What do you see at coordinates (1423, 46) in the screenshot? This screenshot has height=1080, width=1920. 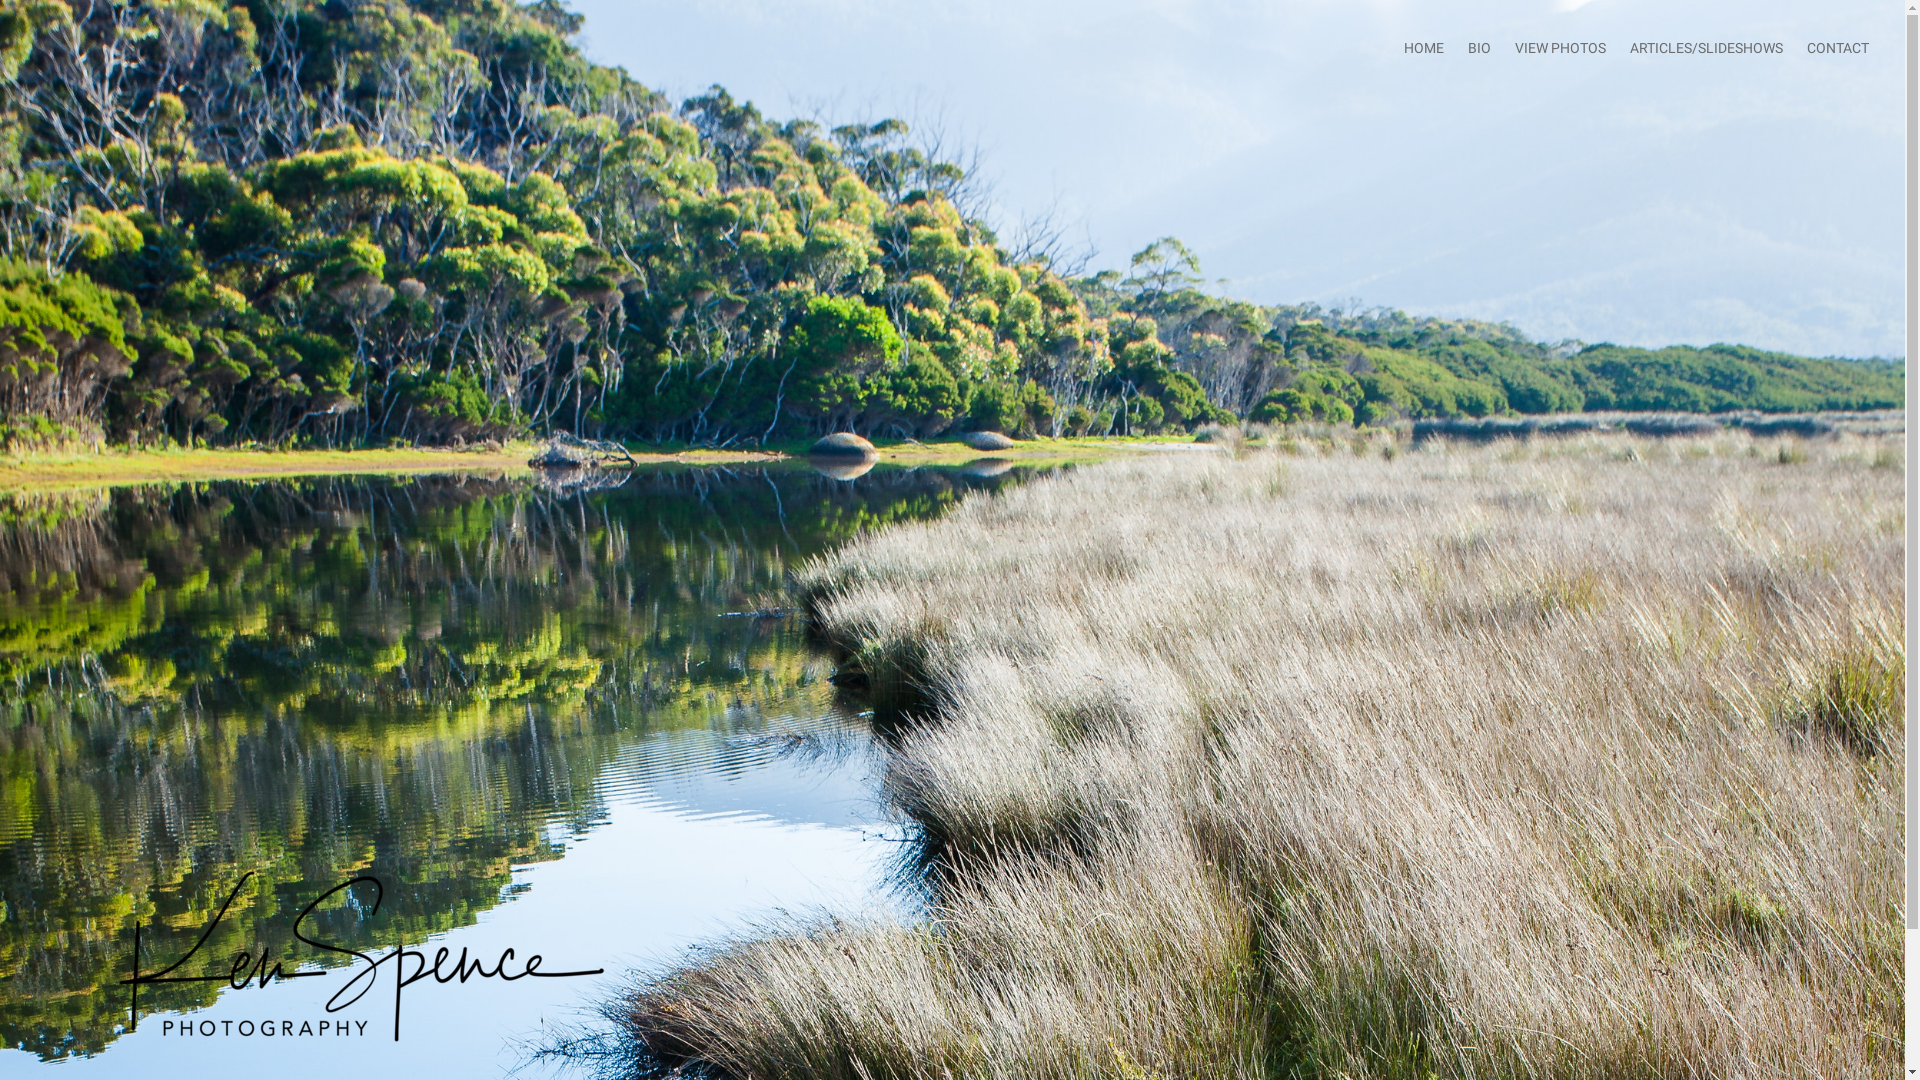 I see `'HOME'` at bounding box center [1423, 46].